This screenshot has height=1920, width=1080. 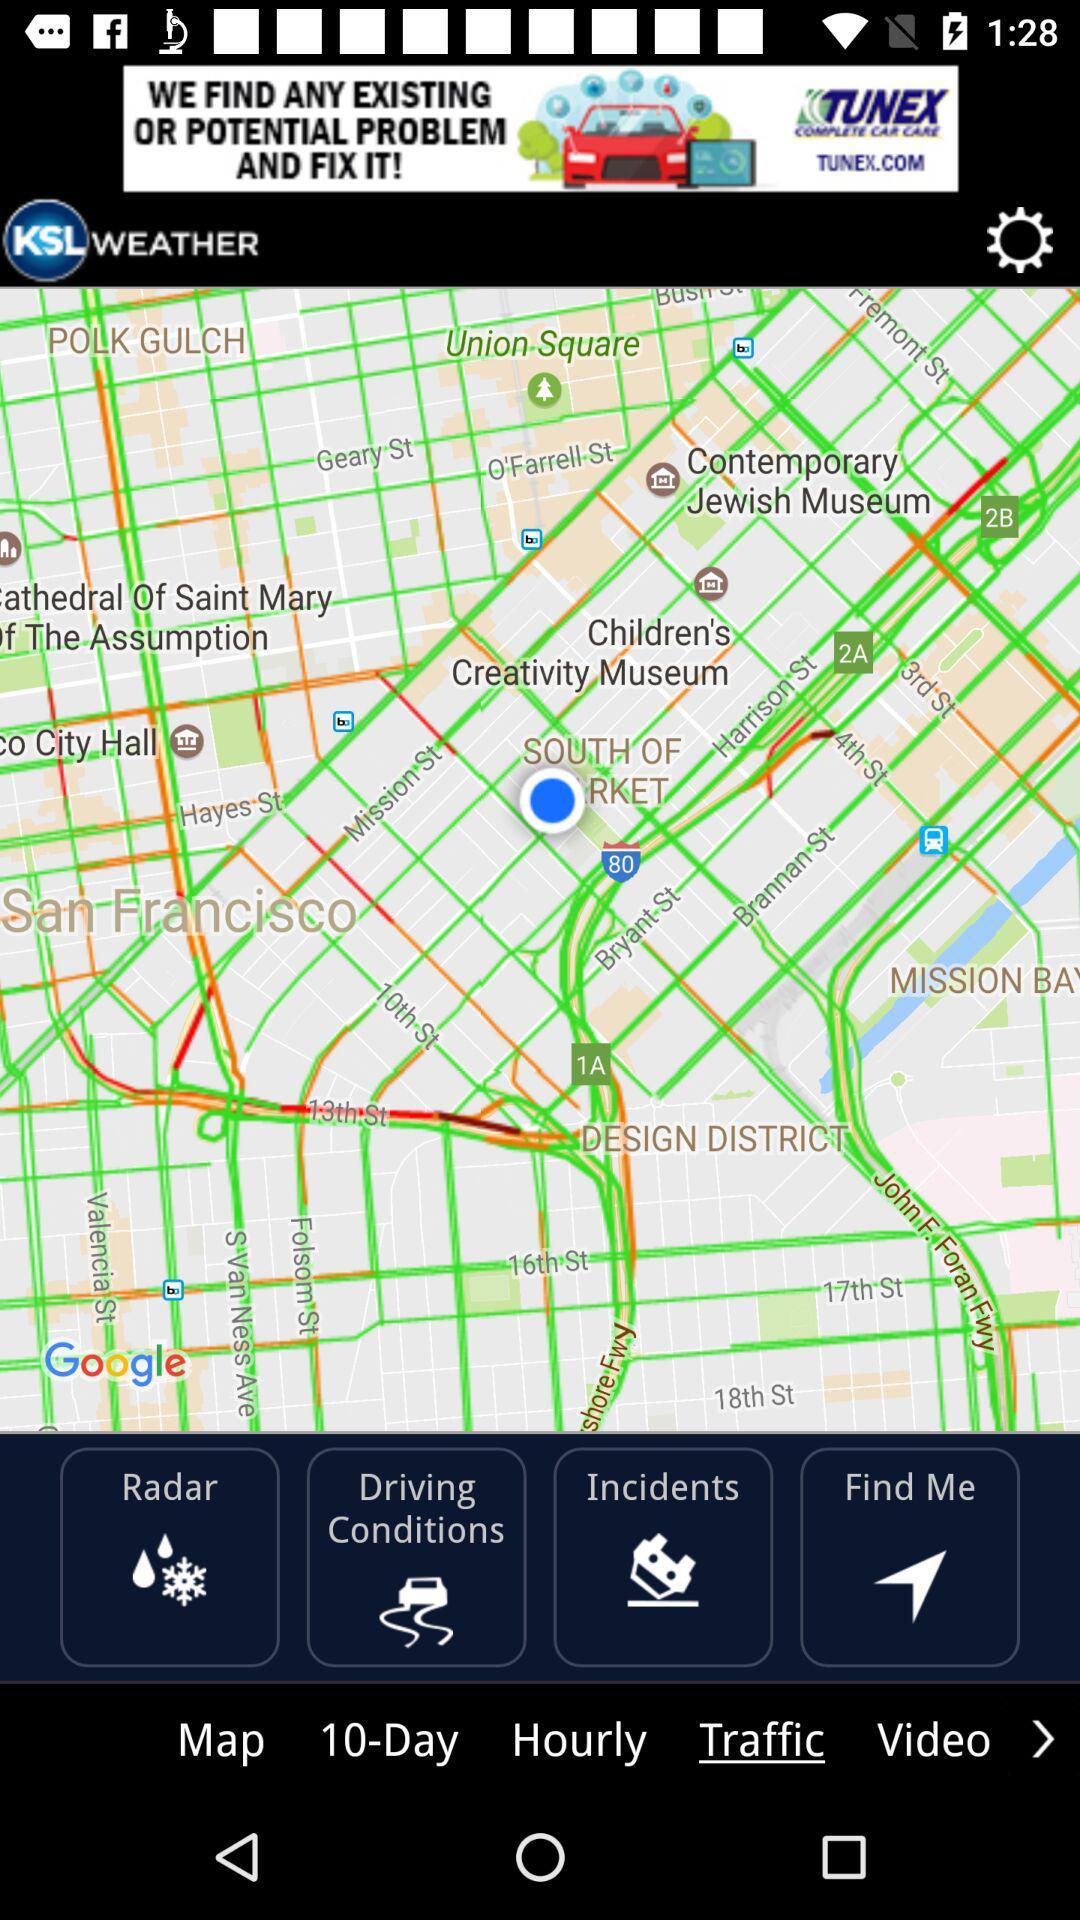 What do you see at coordinates (540, 127) in the screenshot?
I see `banner advertisement` at bounding box center [540, 127].